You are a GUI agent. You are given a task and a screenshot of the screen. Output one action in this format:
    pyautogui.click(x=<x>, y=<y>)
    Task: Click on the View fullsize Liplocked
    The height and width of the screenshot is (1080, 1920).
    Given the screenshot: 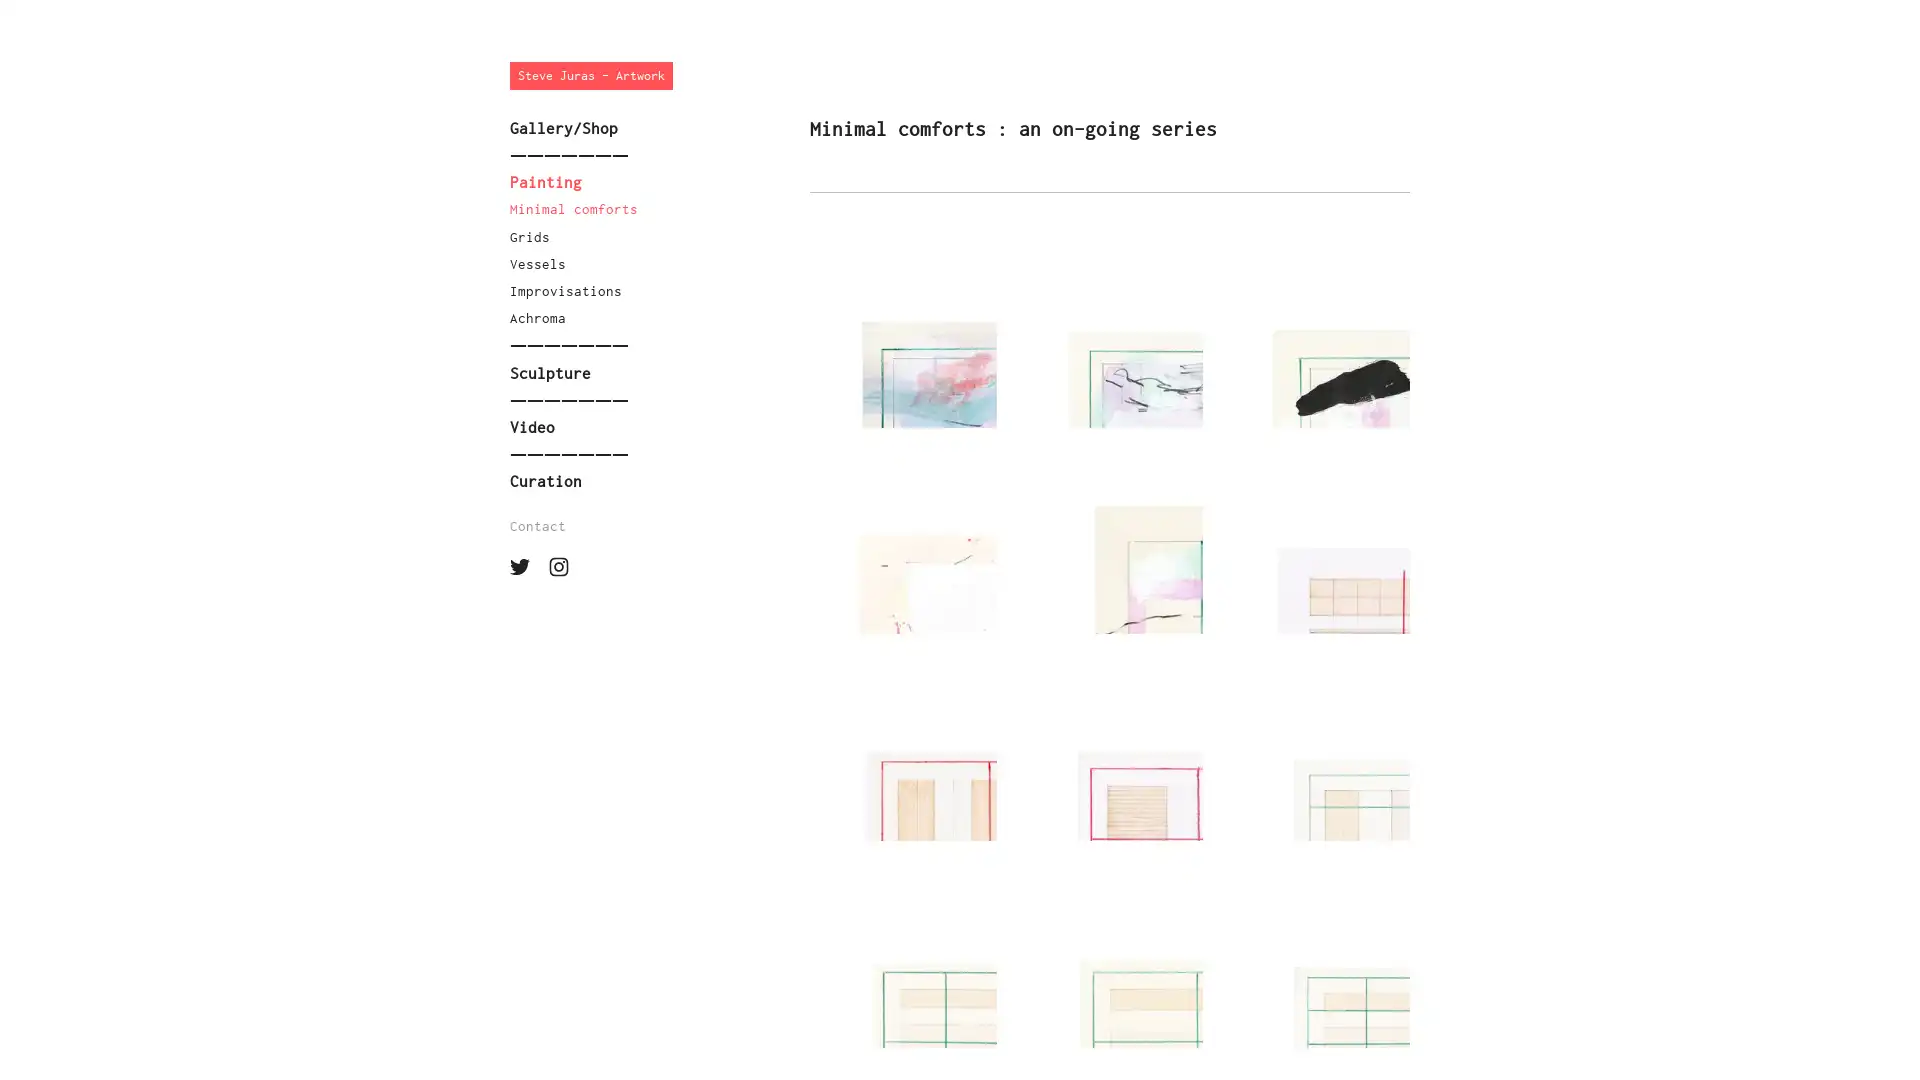 What is the action you would take?
    pyautogui.click(x=901, y=764)
    